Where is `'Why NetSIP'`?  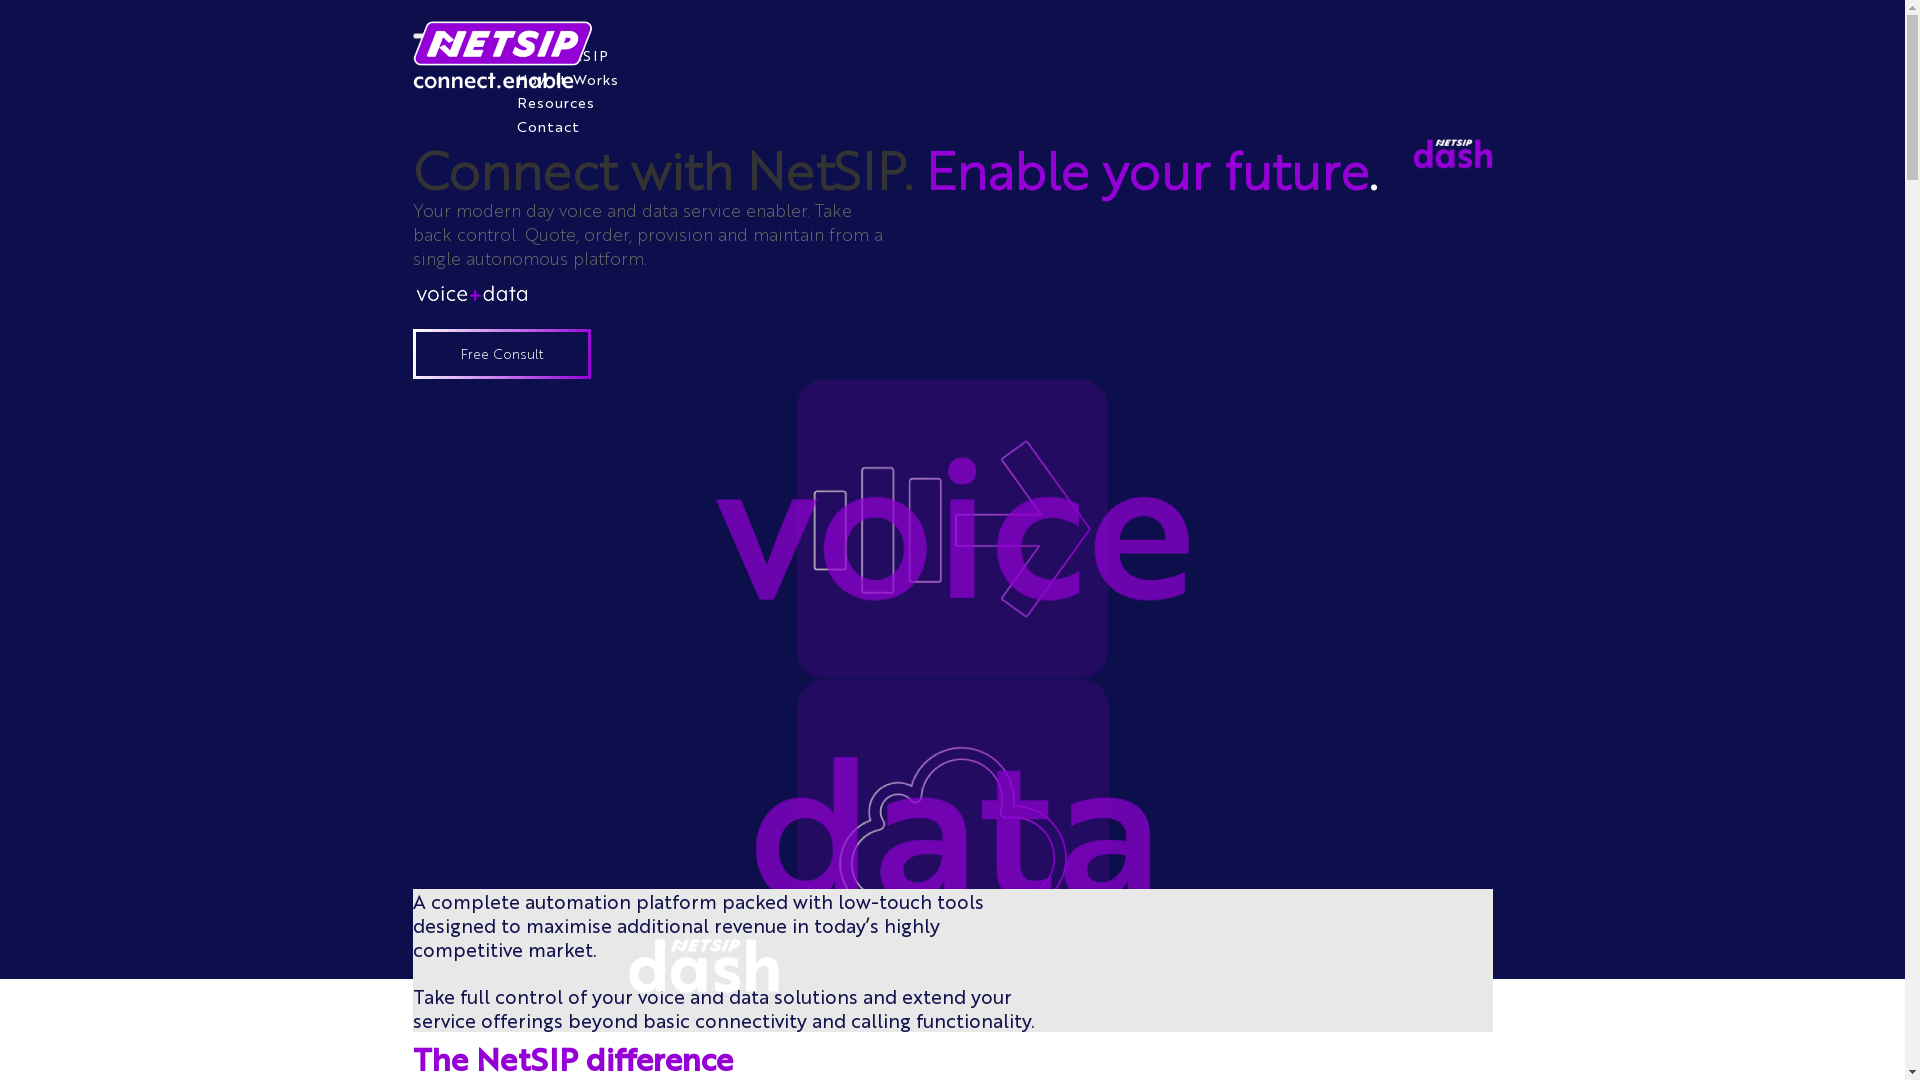
'Why NetSIP' is located at coordinates (560, 53).